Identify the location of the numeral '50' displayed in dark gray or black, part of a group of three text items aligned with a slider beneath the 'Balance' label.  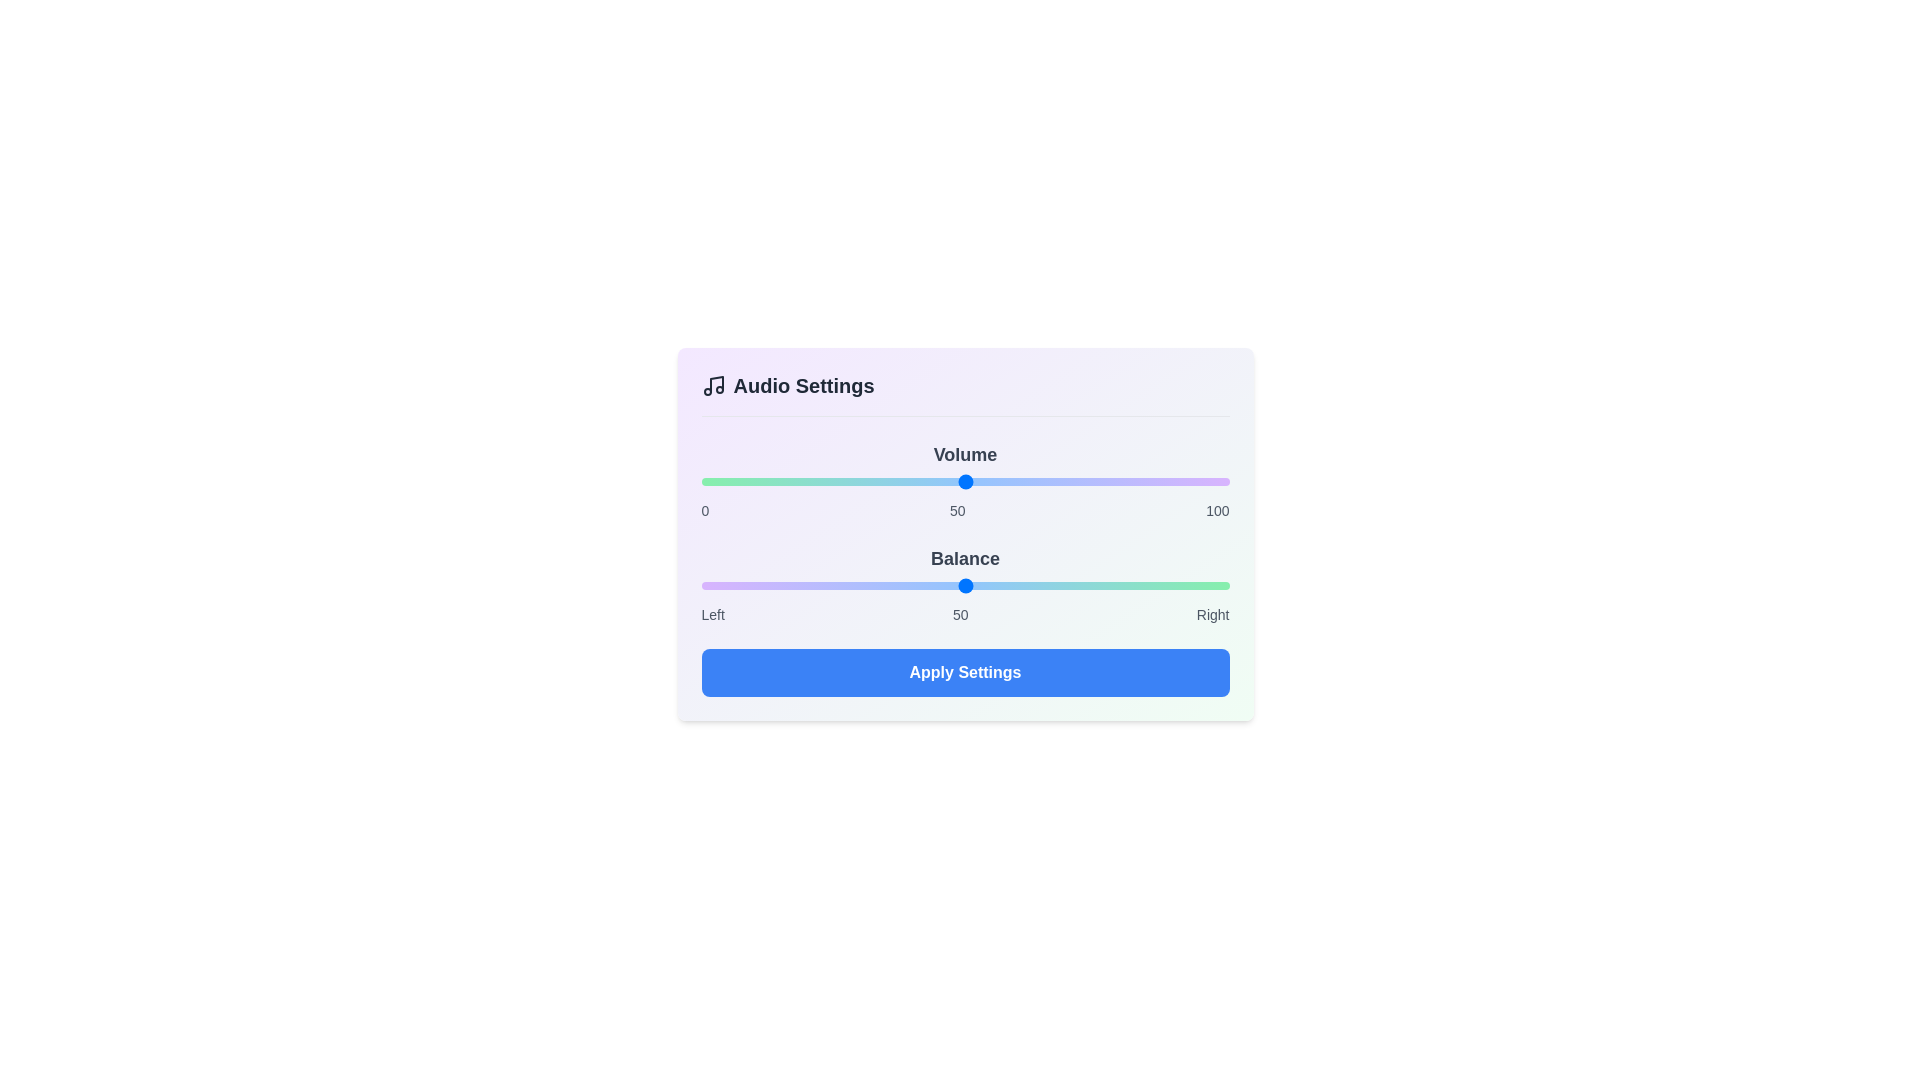
(956, 509).